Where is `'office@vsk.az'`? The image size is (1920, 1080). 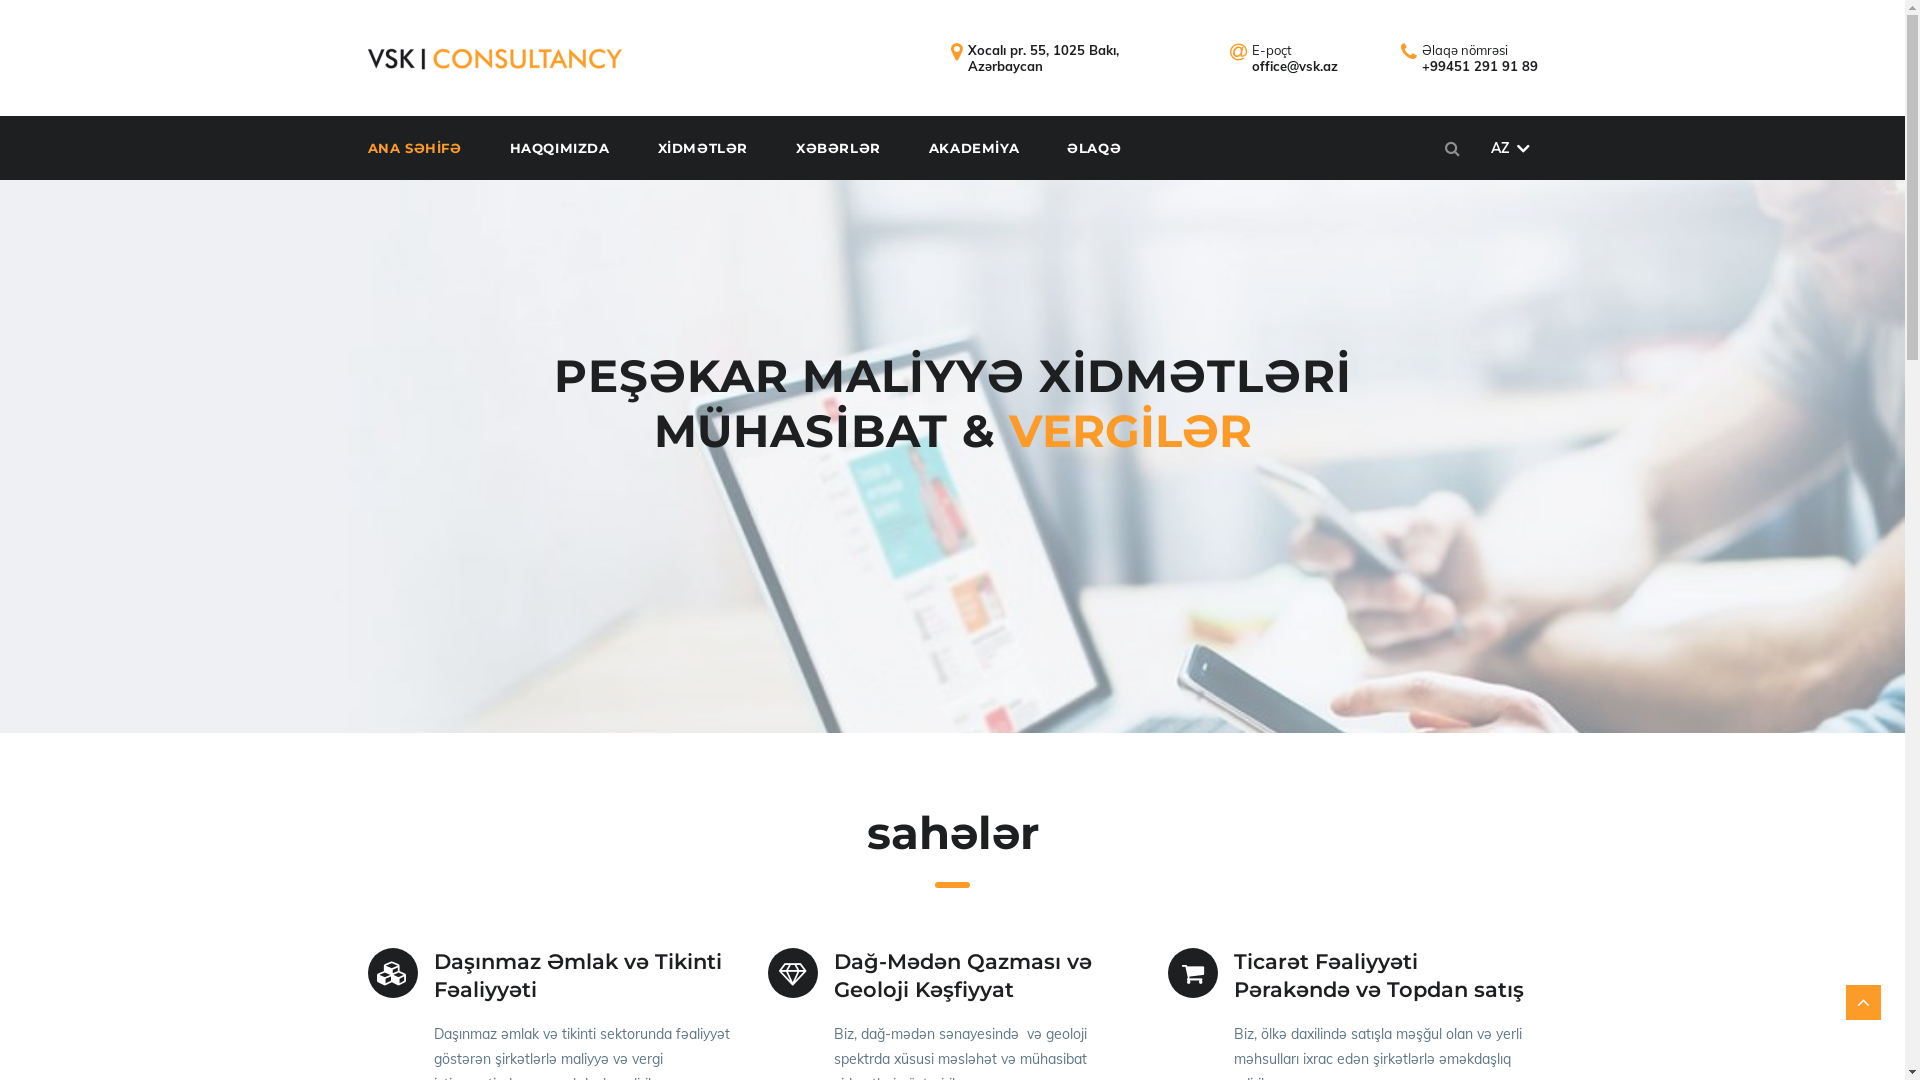
'office@vsk.az' is located at coordinates (1295, 64).